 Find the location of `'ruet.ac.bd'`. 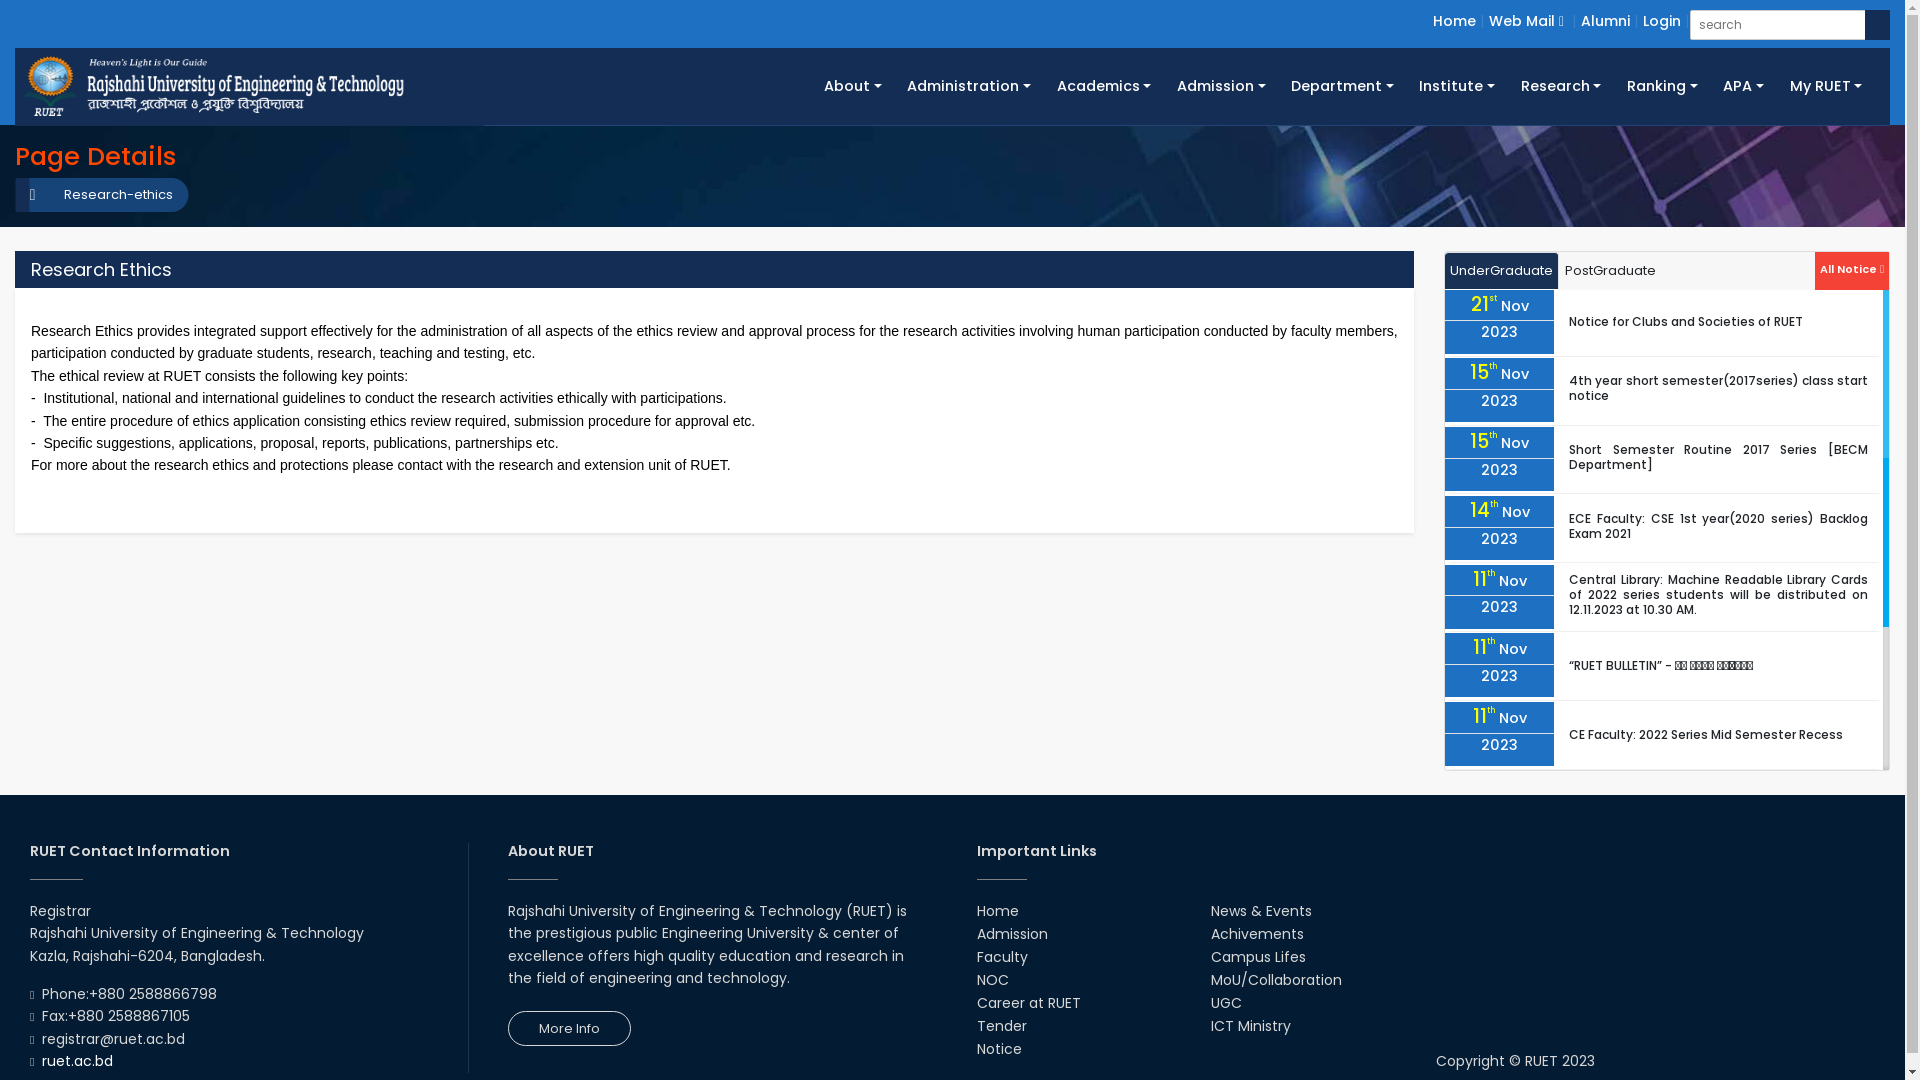

'ruet.ac.bd' is located at coordinates (77, 1059).